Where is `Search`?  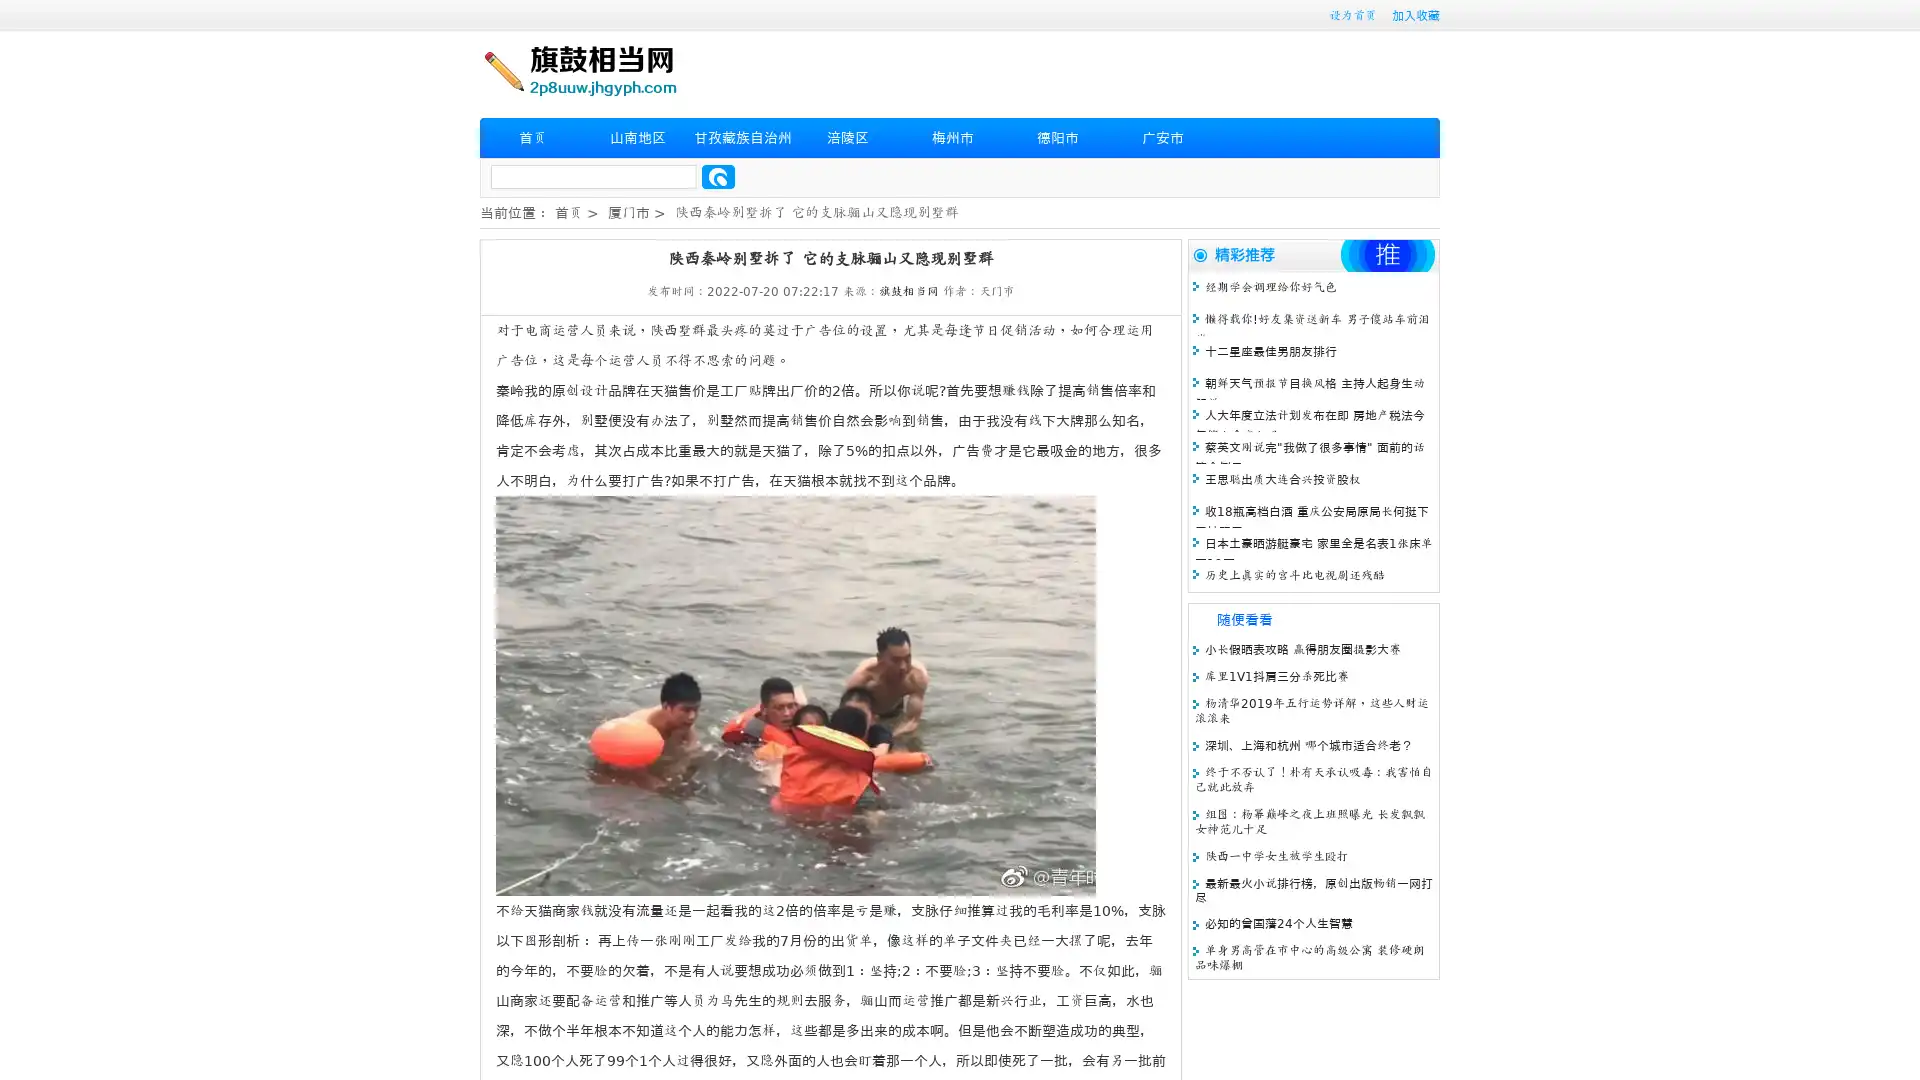 Search is located at coordinates (718, 176).